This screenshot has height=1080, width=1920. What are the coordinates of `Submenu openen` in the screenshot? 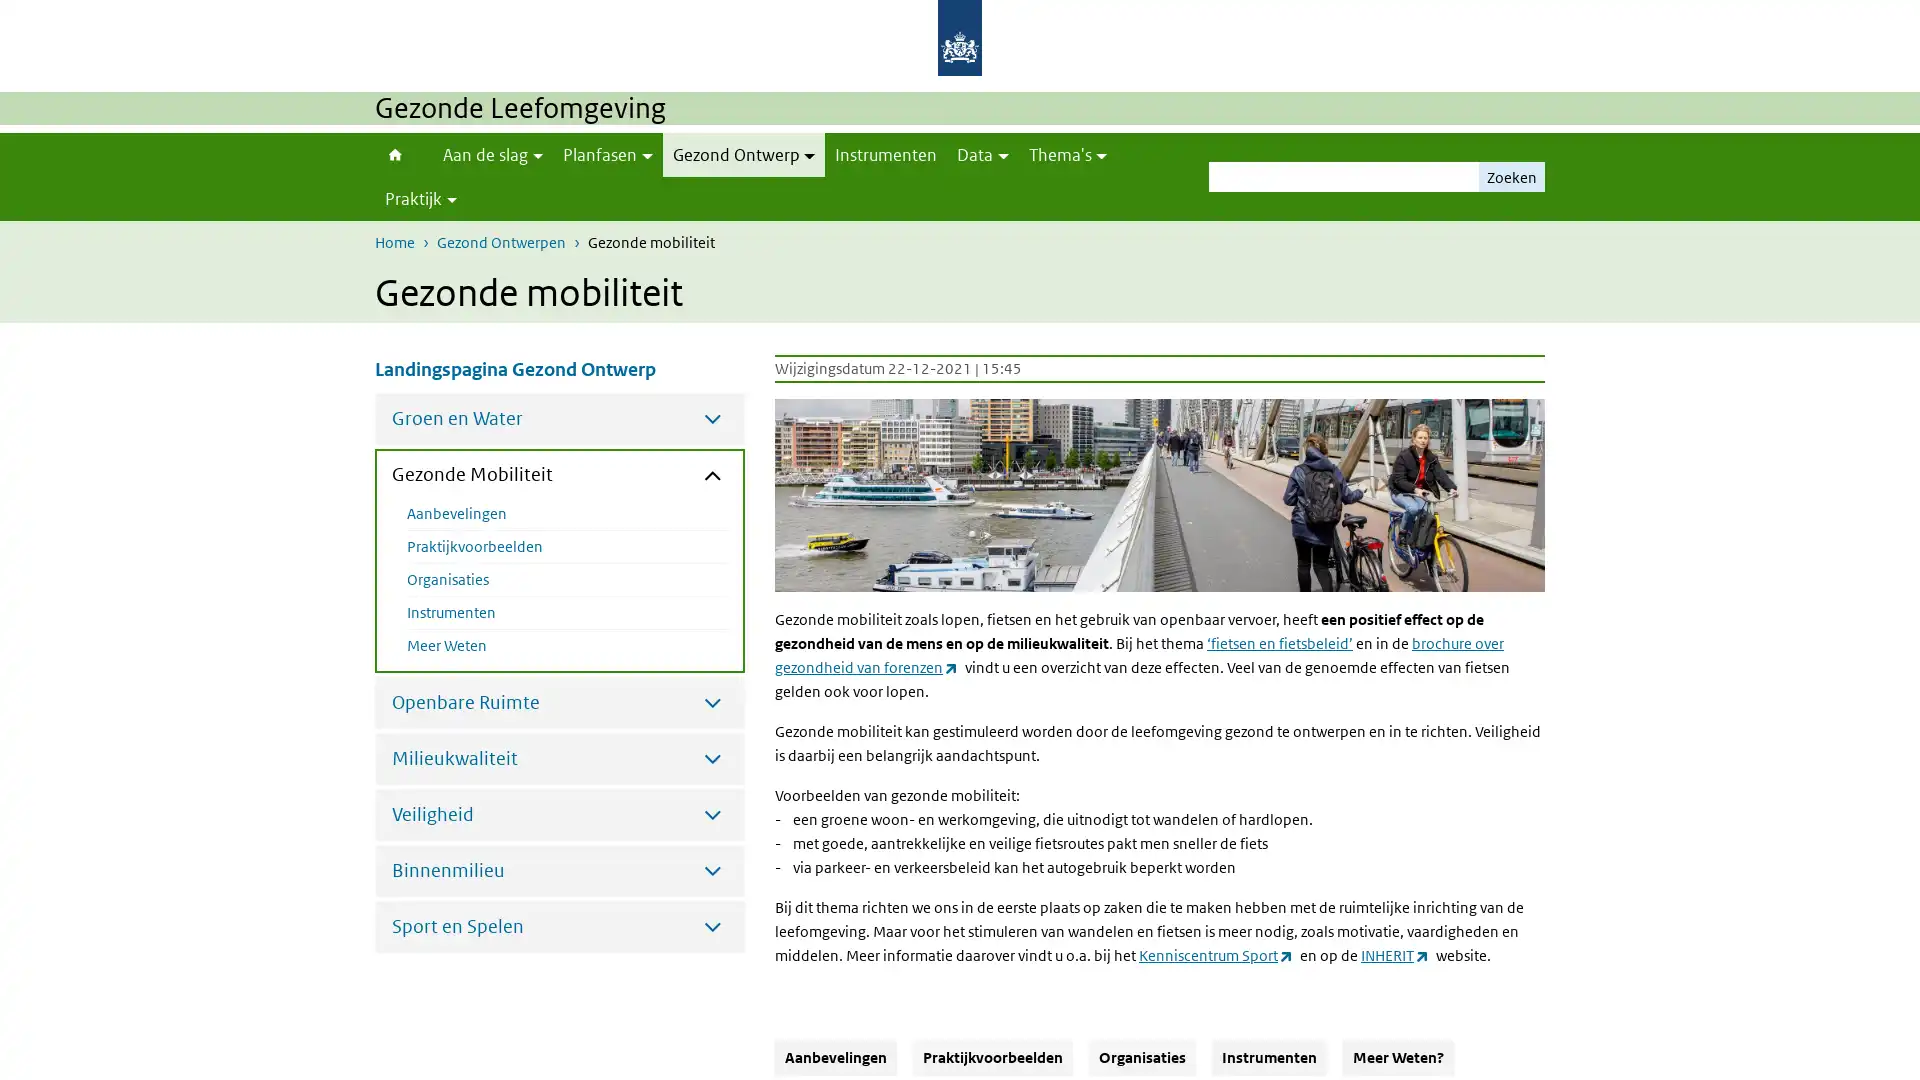 It's located at (713, 758).